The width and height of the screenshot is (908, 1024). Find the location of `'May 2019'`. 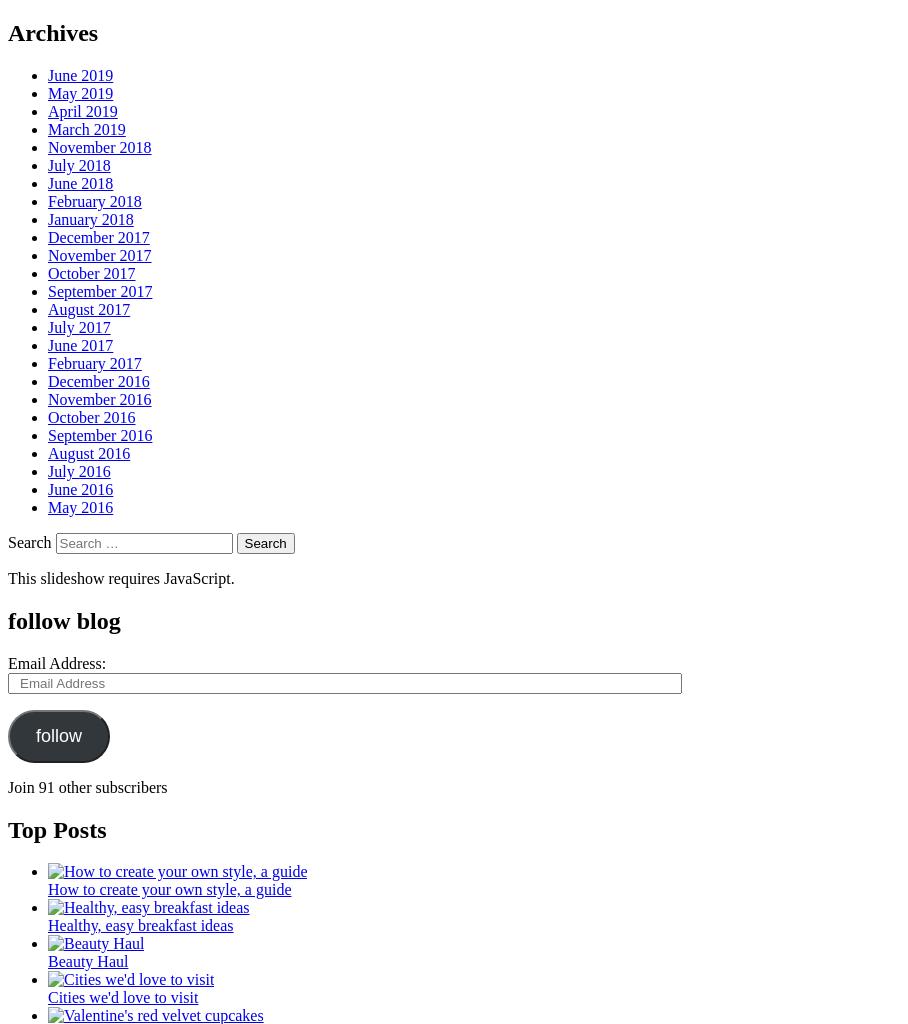

'May 2019' is located at coordinates (79, 92).